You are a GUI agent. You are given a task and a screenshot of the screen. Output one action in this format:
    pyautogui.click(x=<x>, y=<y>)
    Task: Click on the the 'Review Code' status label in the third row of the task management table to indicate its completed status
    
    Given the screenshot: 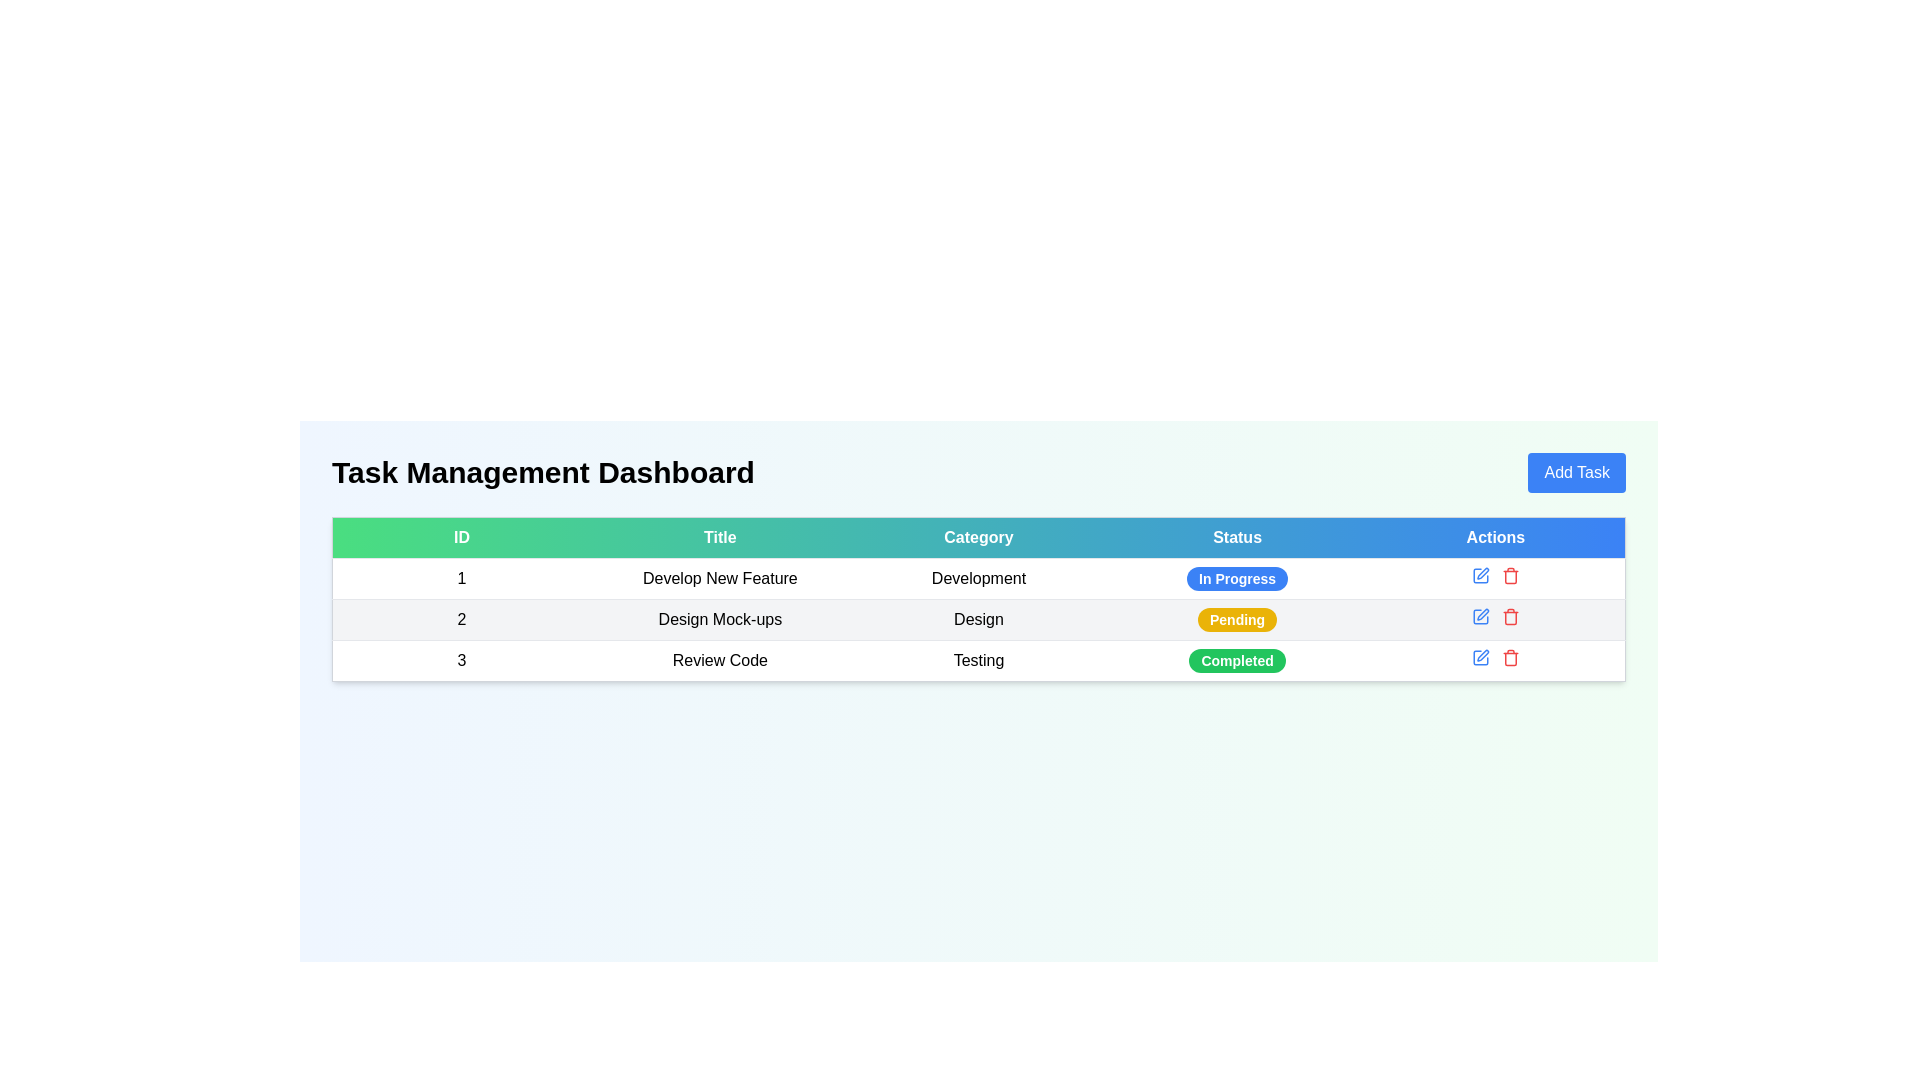 What is the action you would take?
    pyautogui.click(x=1236, y=660)
    